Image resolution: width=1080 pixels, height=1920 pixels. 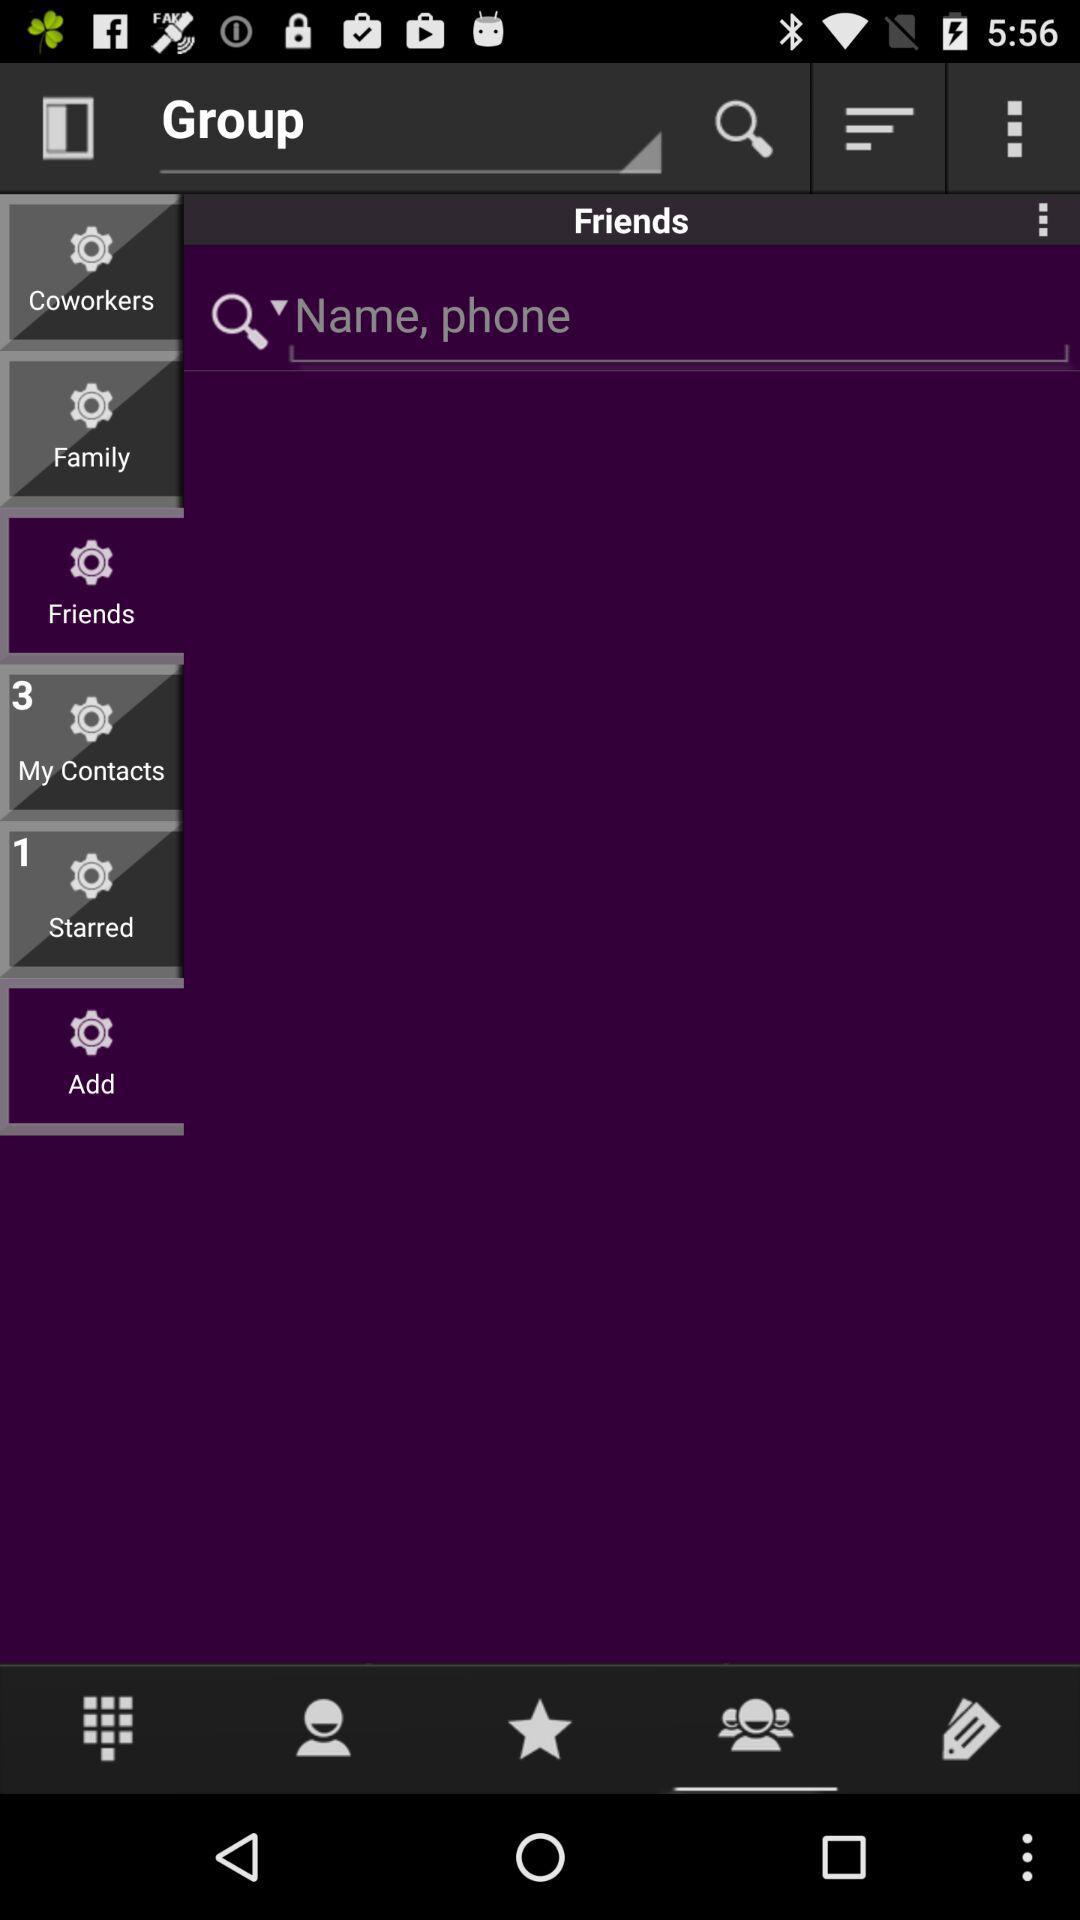 What do you see at coordinates (108, 1848) in the screenshot?
I see `the dialpad icon` at bounding box center [108, 1848].